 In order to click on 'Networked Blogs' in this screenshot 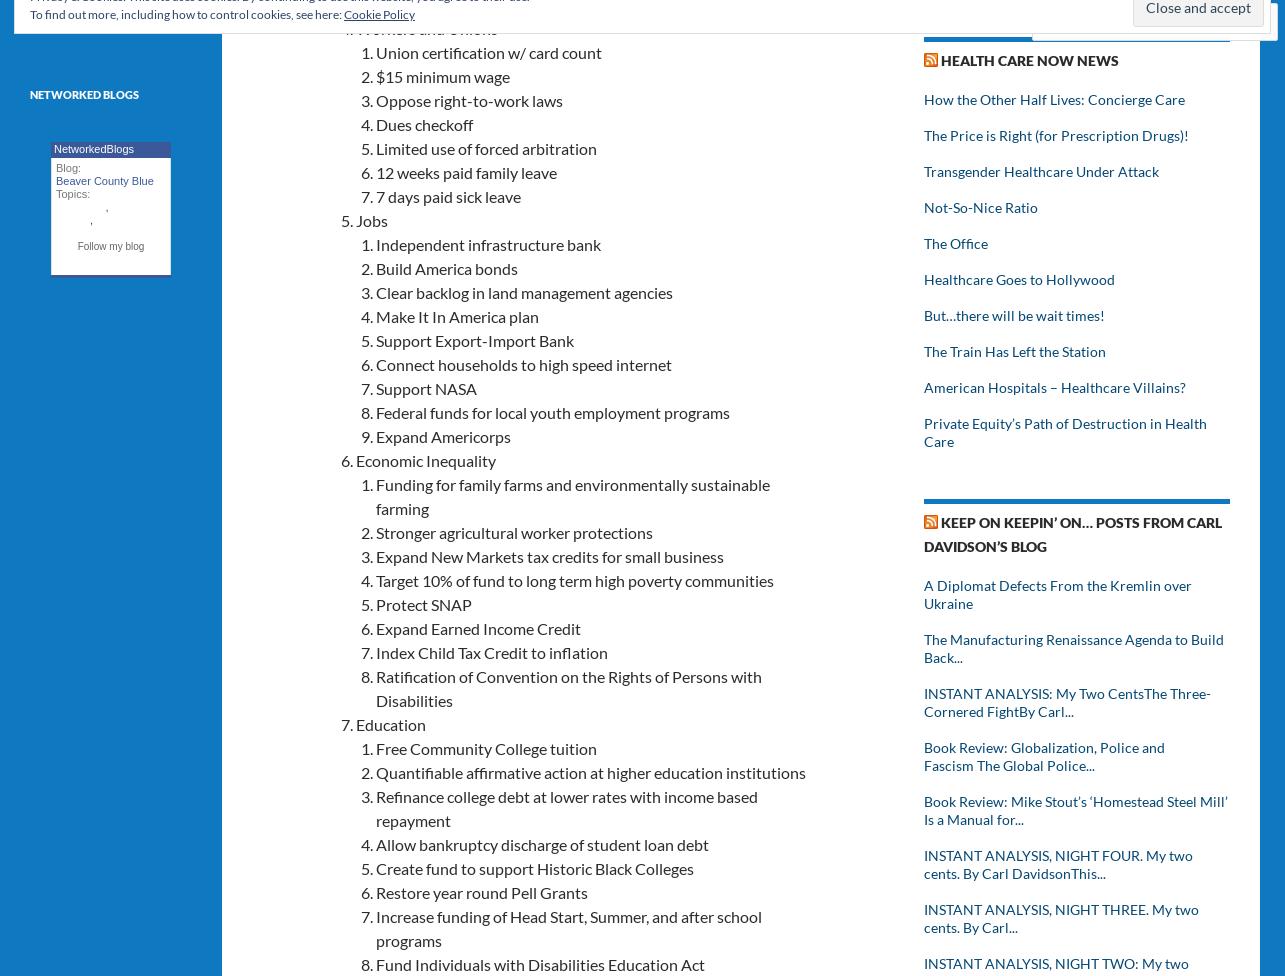, I will do `click(84, 94)`.